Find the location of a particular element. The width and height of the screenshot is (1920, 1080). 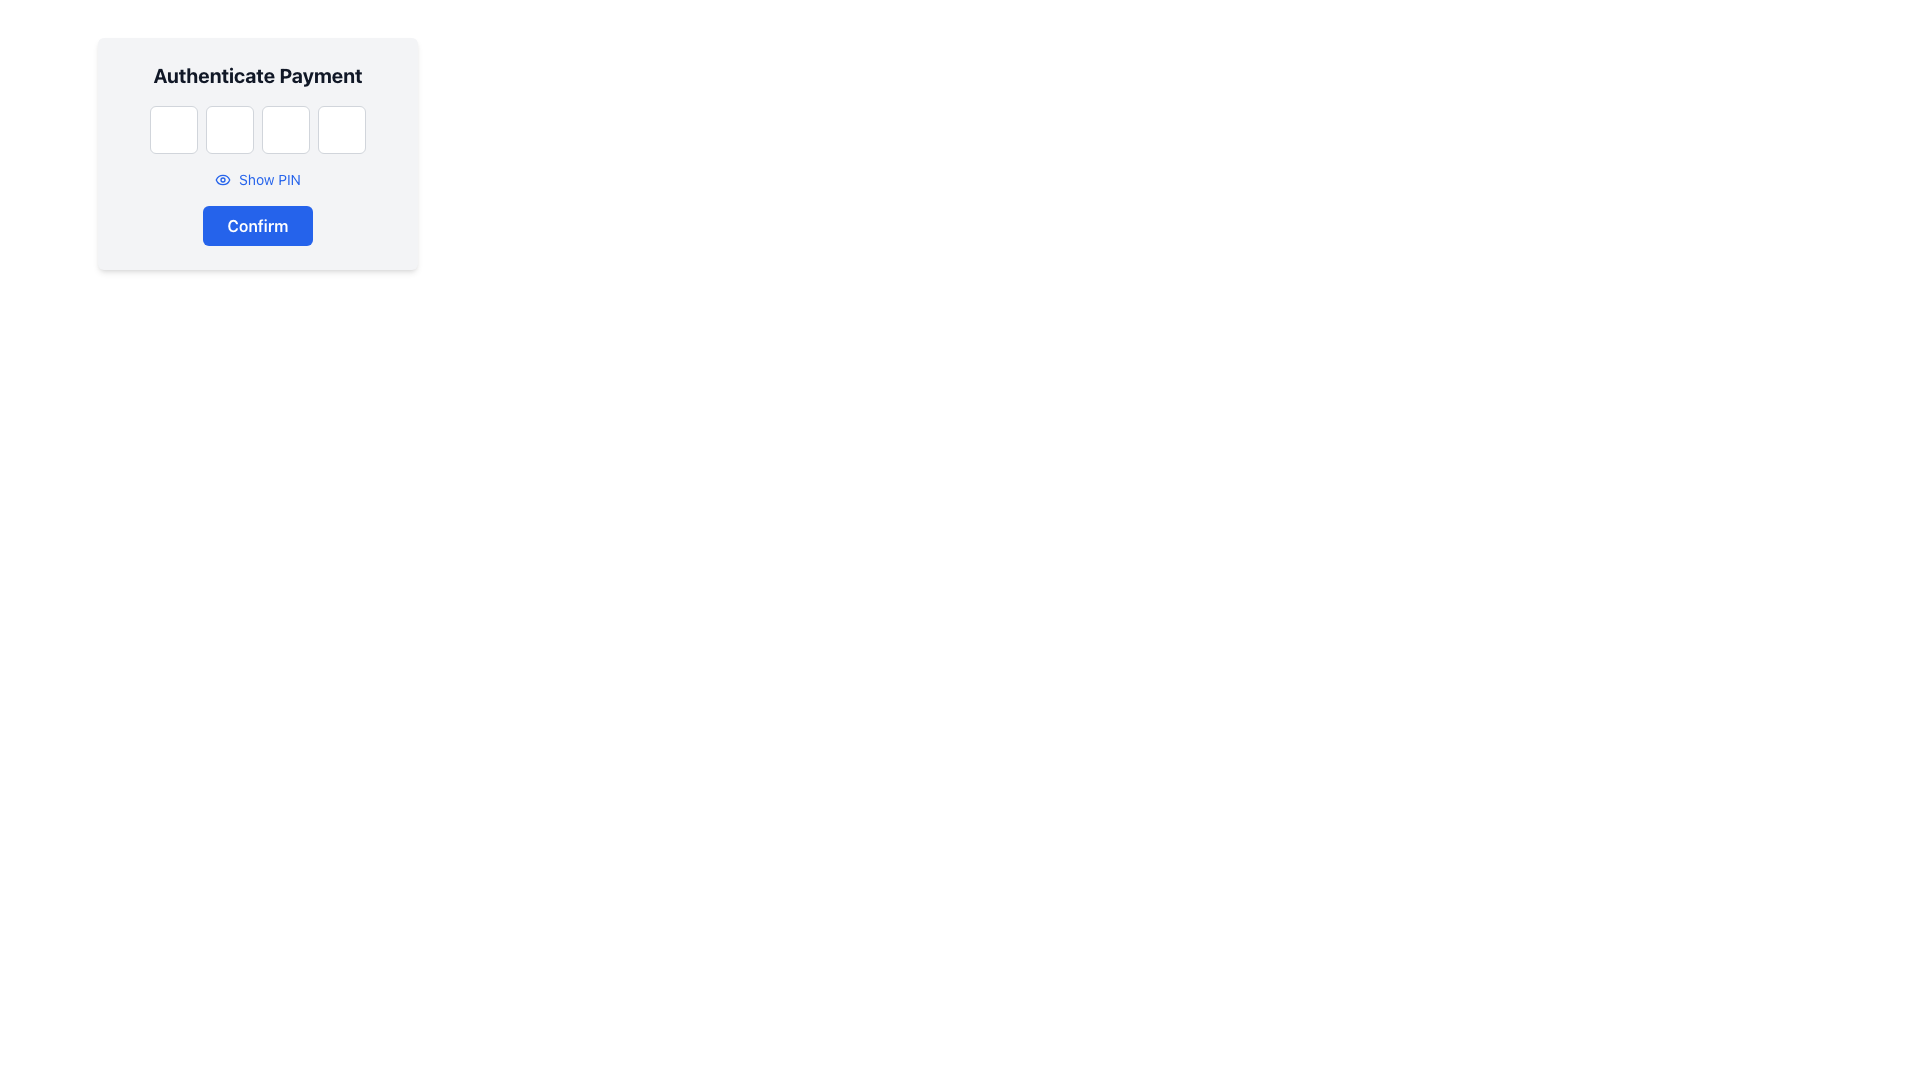

the rectangular 'Confirm' button with rounded corners and a blue background is located at coordinates (257, 225).